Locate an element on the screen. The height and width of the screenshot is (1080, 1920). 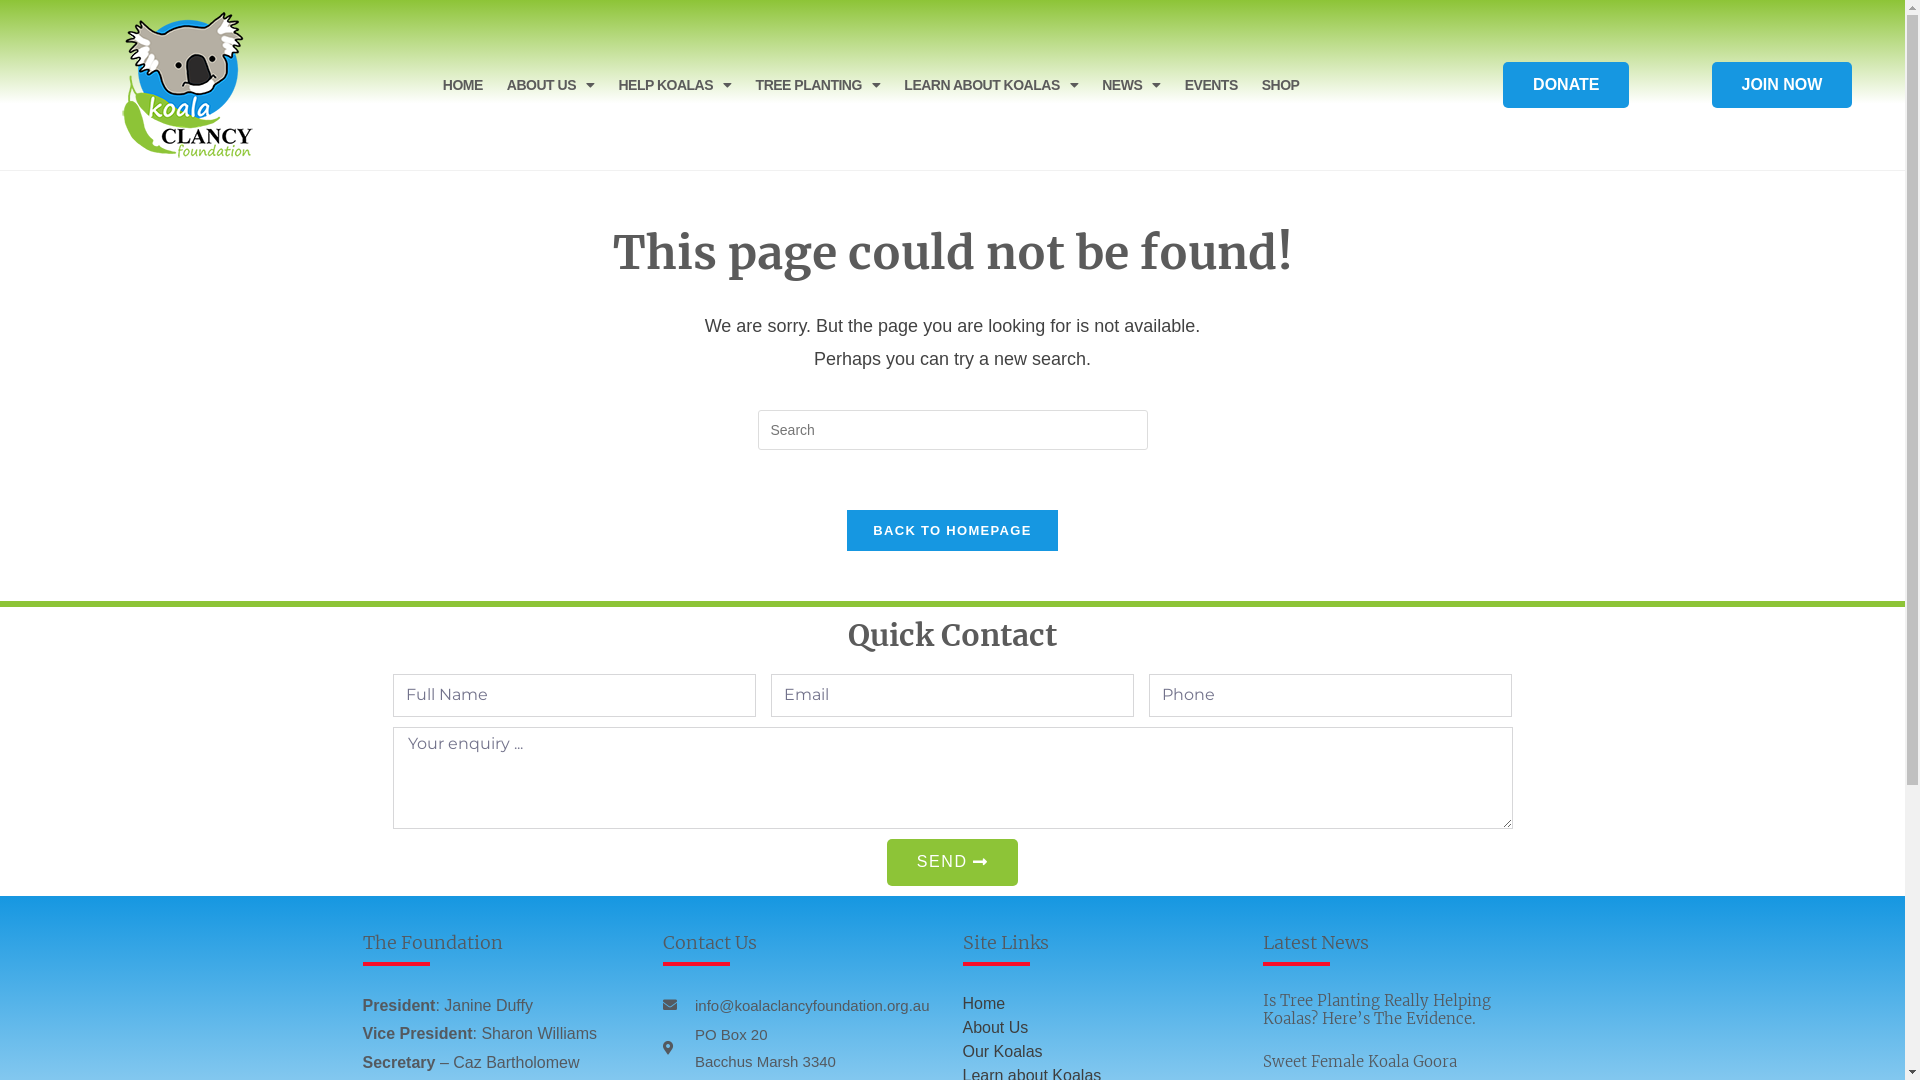
'DONATE' is located at coordinates (1564, 83).